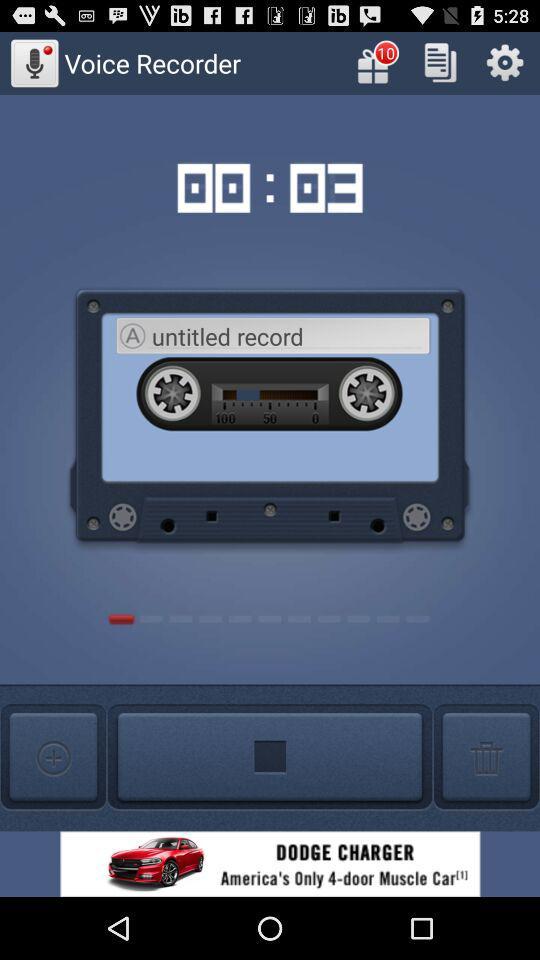 This screenshot has height=960, width=540. Describe the element at coordinates (485, 810) in the screenshot. I see `the add icon` at that location.